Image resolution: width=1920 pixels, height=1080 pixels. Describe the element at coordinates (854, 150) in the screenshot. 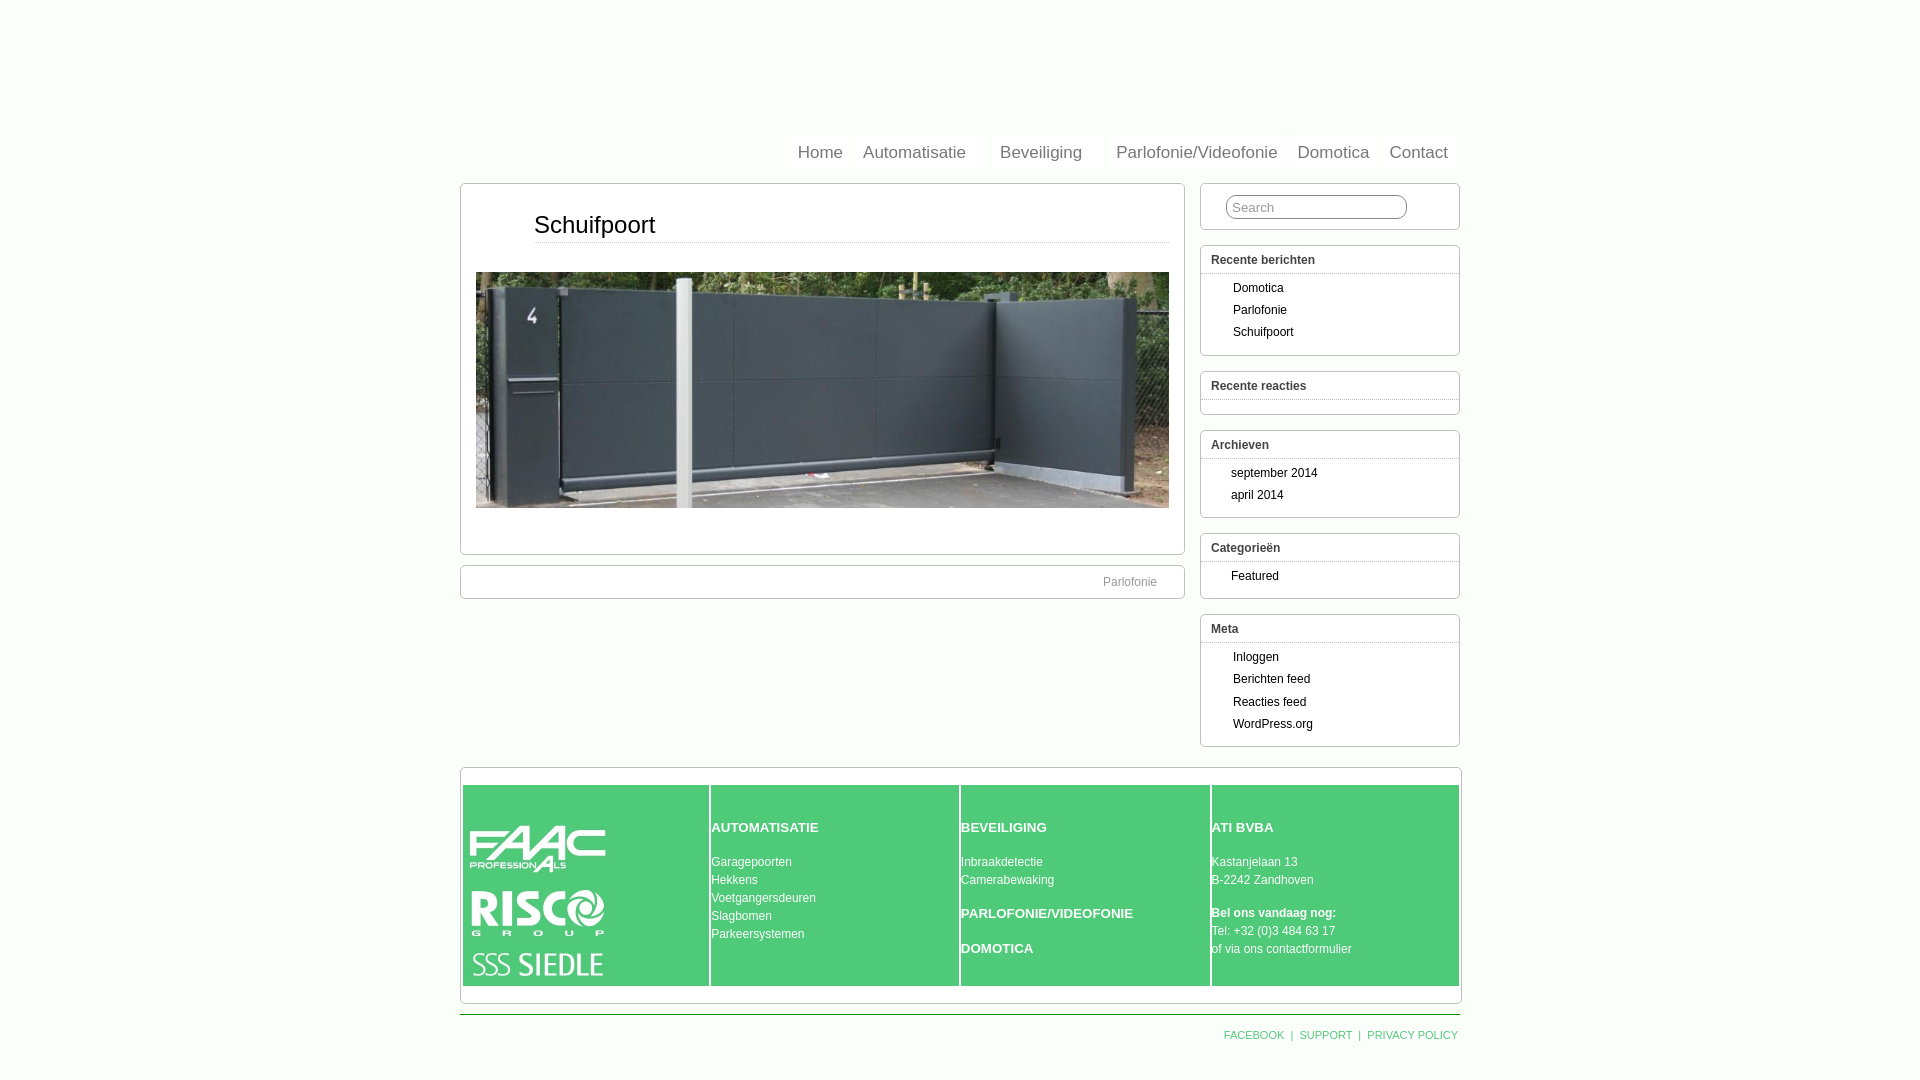

I see `' Automatisatie'` at that location.